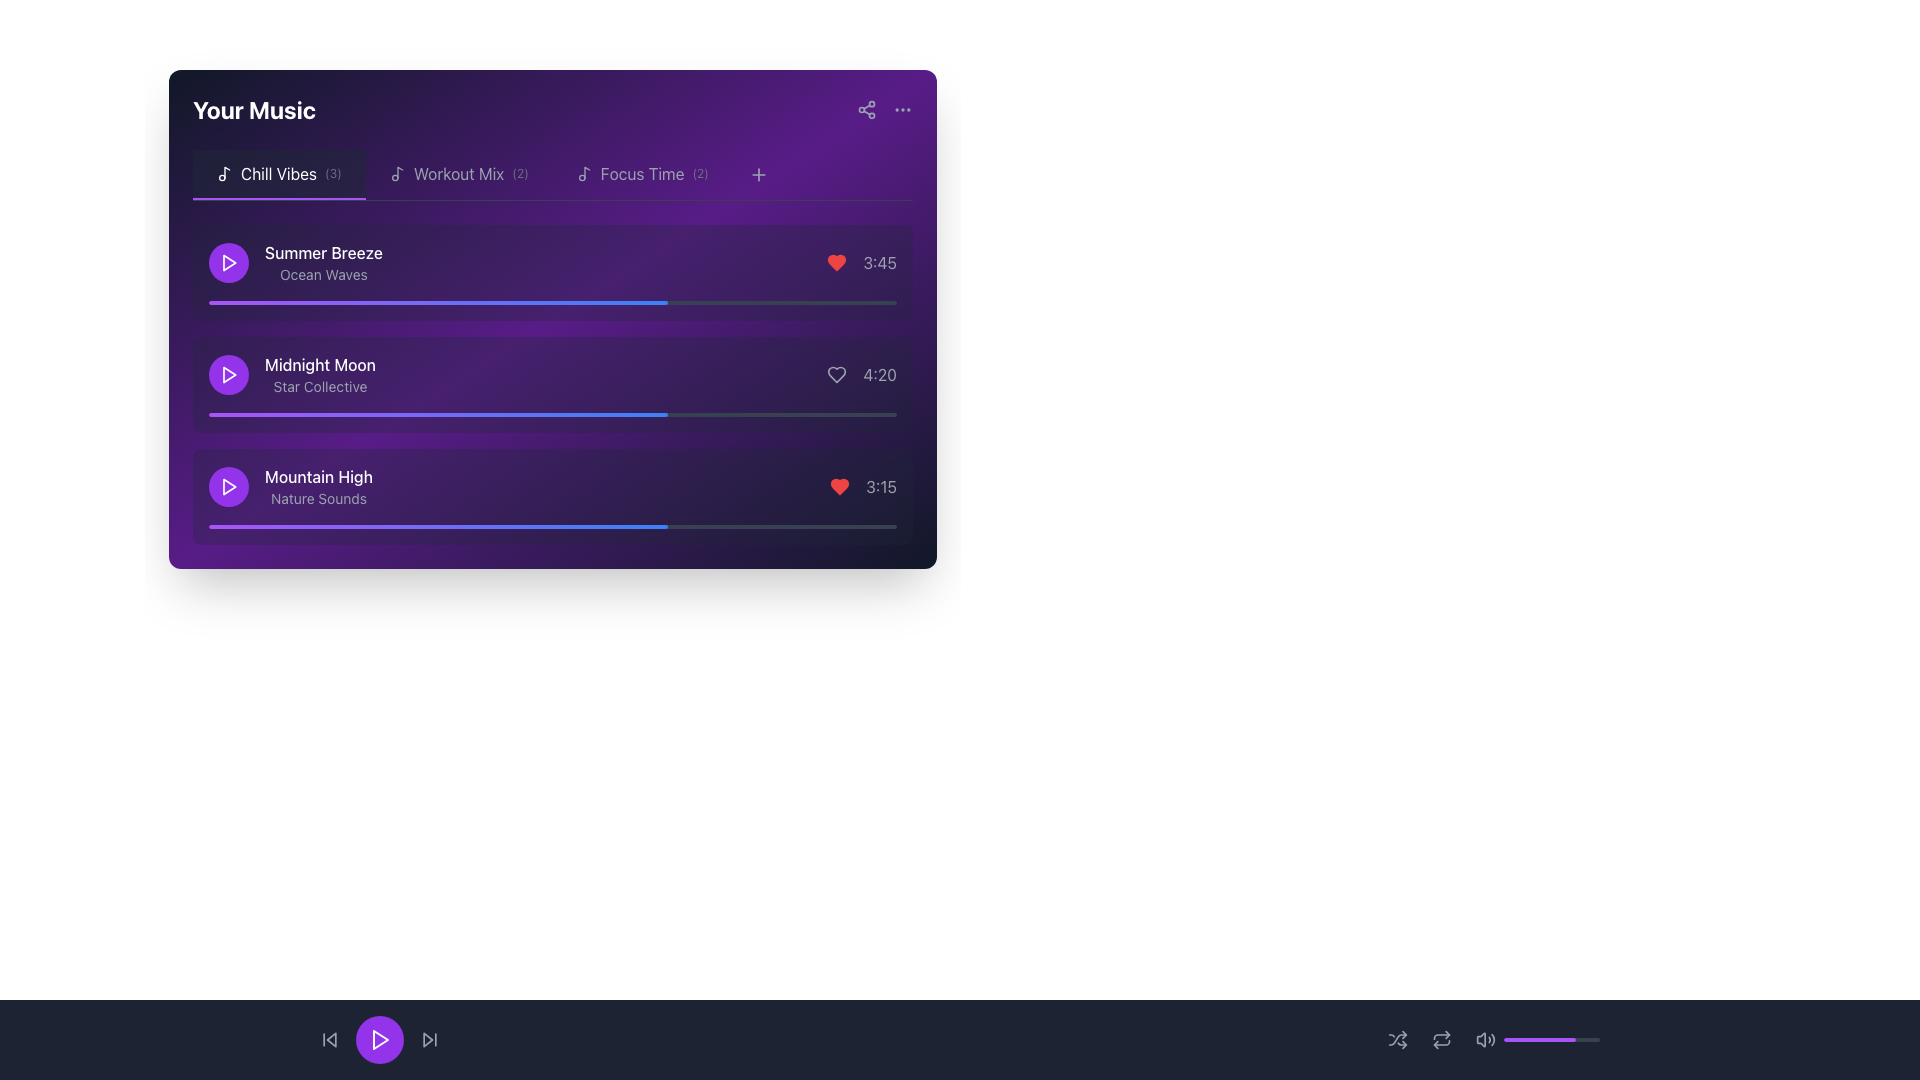 The image size is (1920, 1080). I want to click on the progress bar located directly underneath the 'Midnight Moon' song title in the middle card of the three-song list within the 'Your Music' panel, so click(552, 414).